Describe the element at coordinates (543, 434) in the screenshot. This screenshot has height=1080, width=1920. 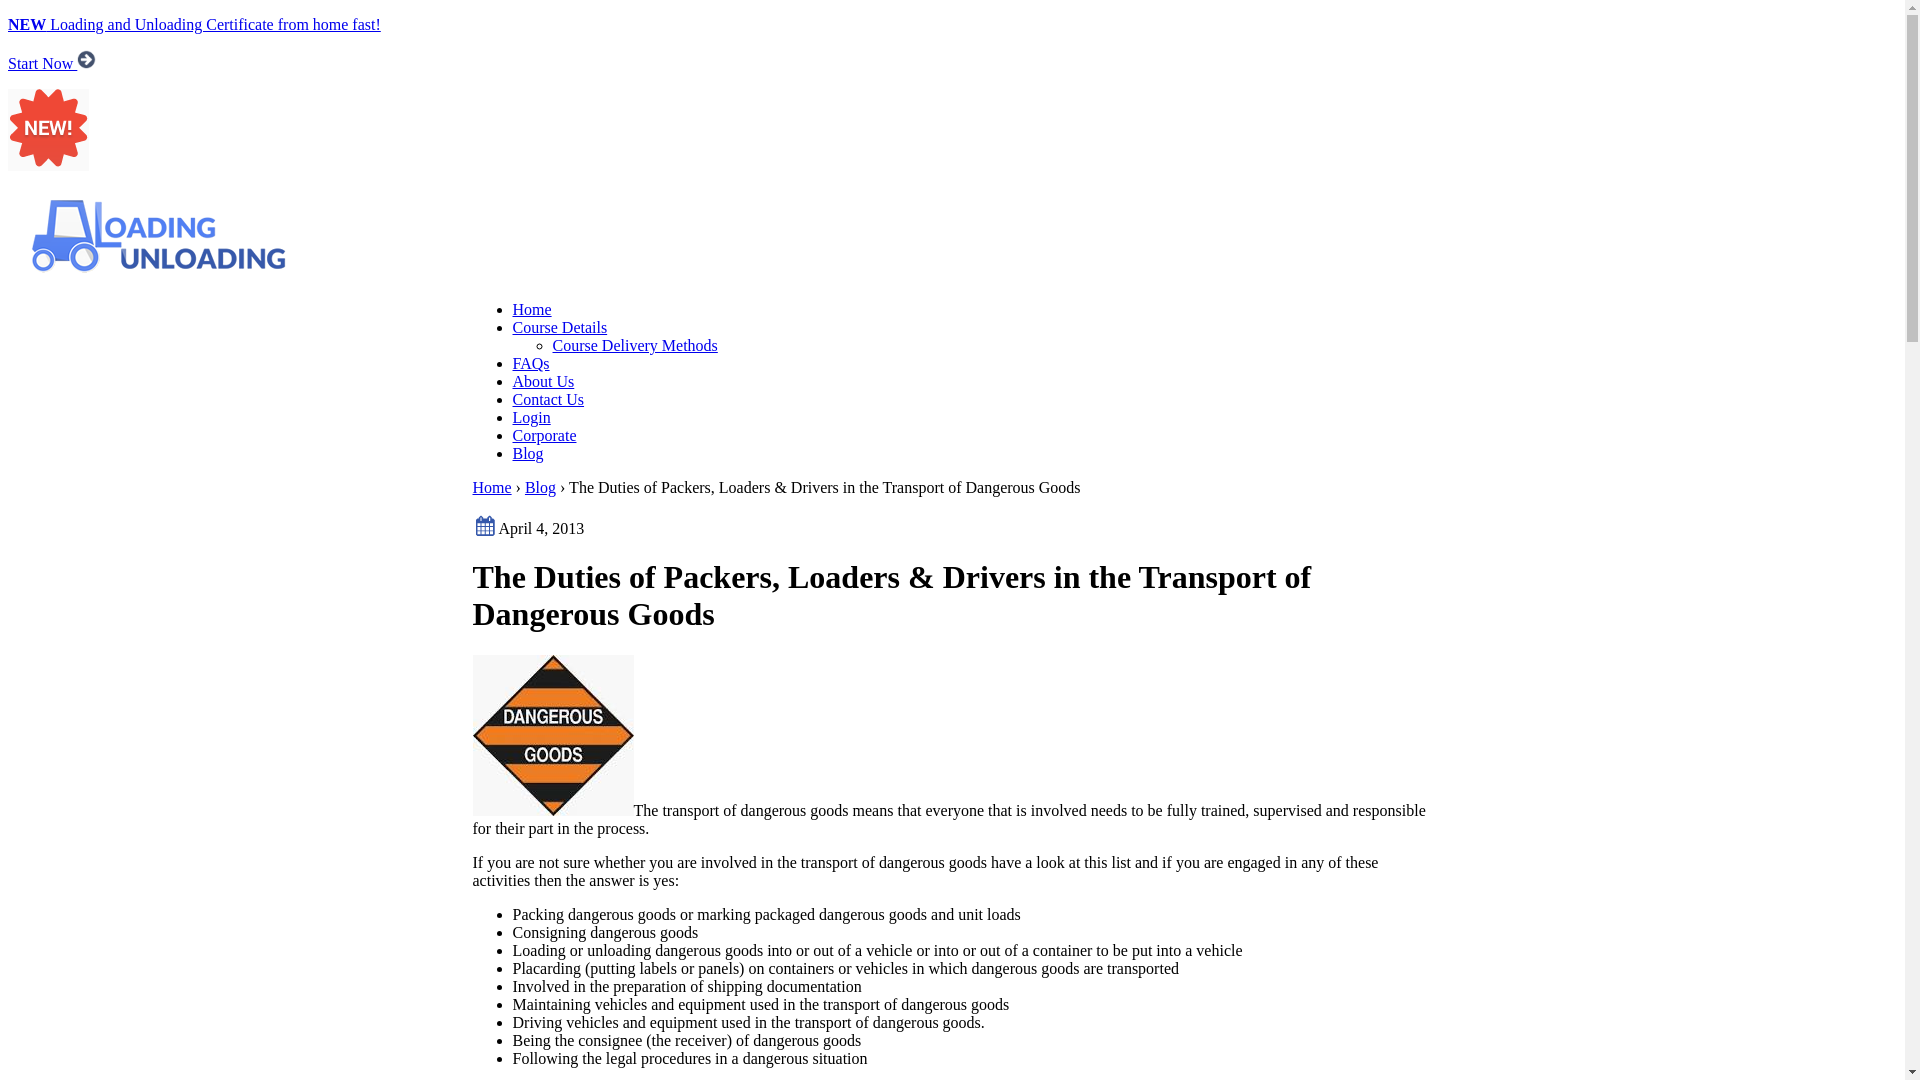
I see `'Corporate'` at that location.